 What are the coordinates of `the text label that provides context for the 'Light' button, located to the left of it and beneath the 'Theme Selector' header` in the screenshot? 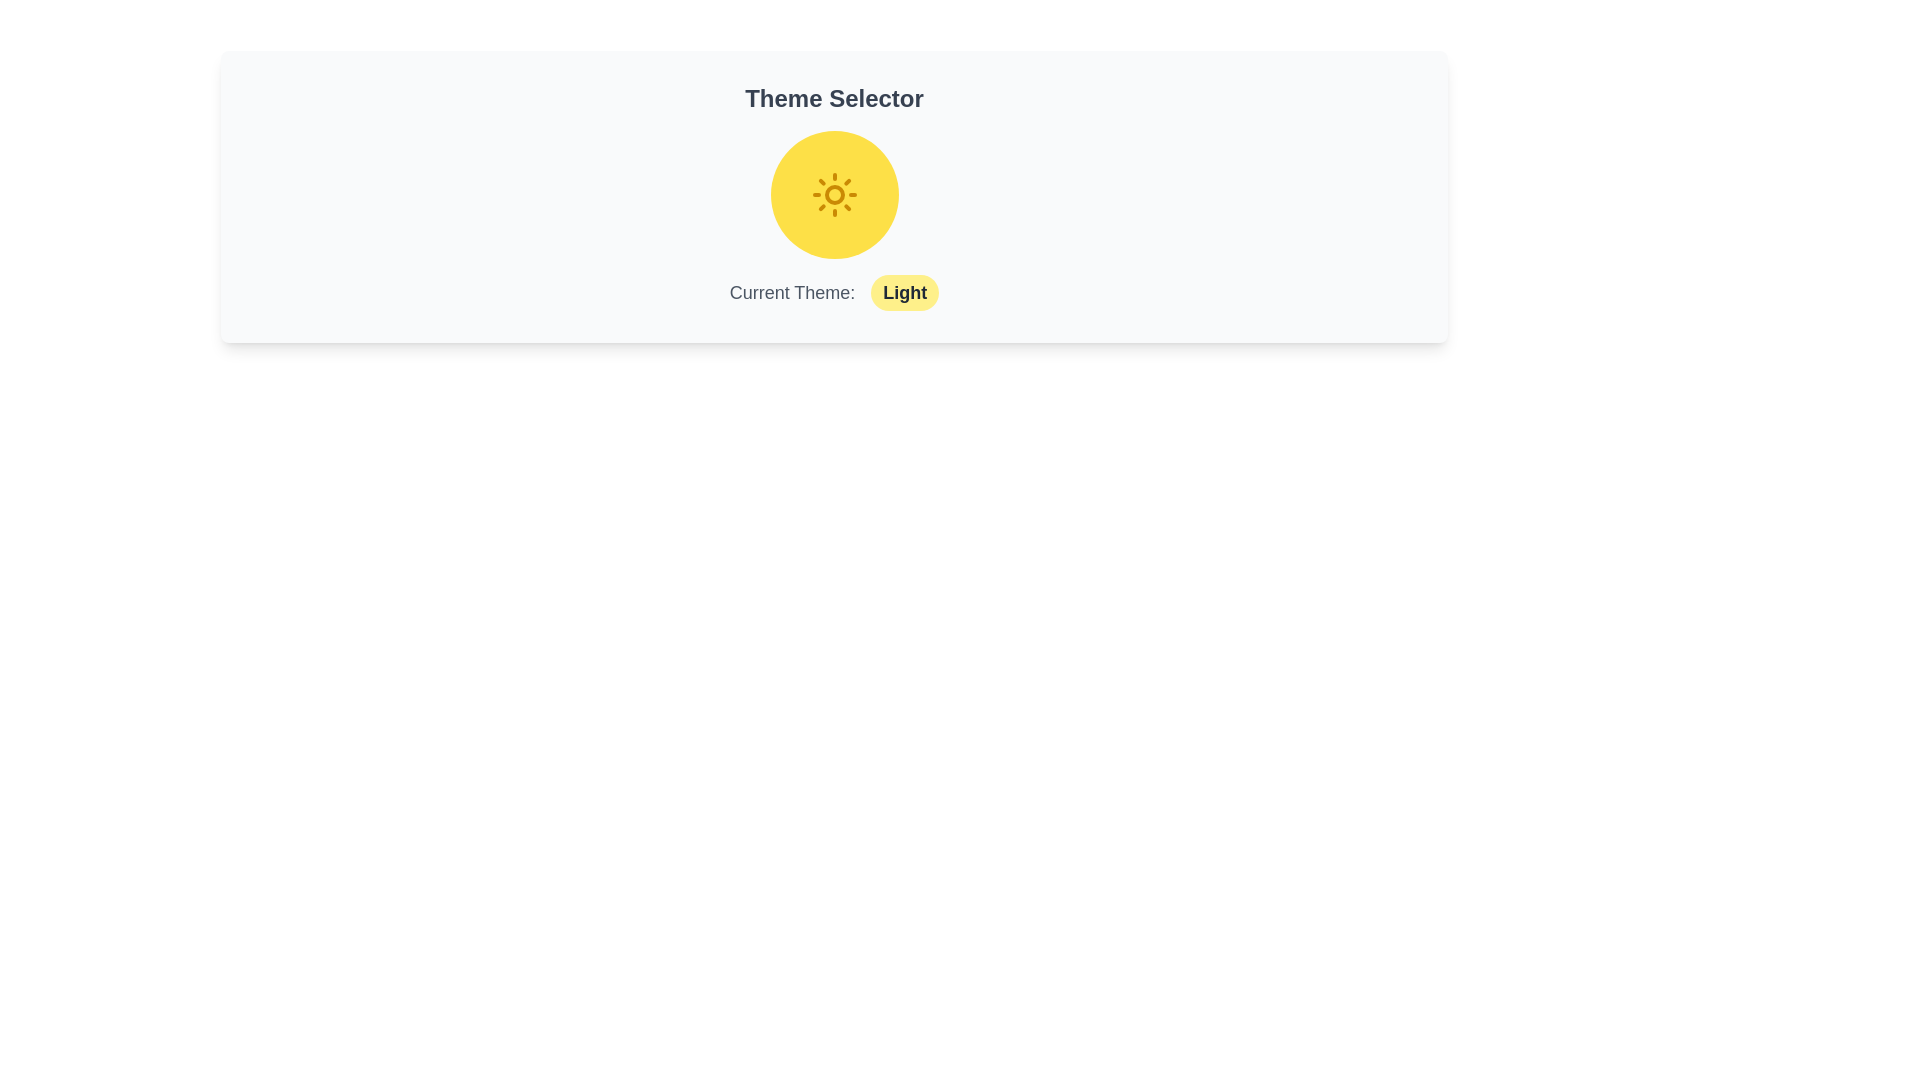 It's located at (791, 293).